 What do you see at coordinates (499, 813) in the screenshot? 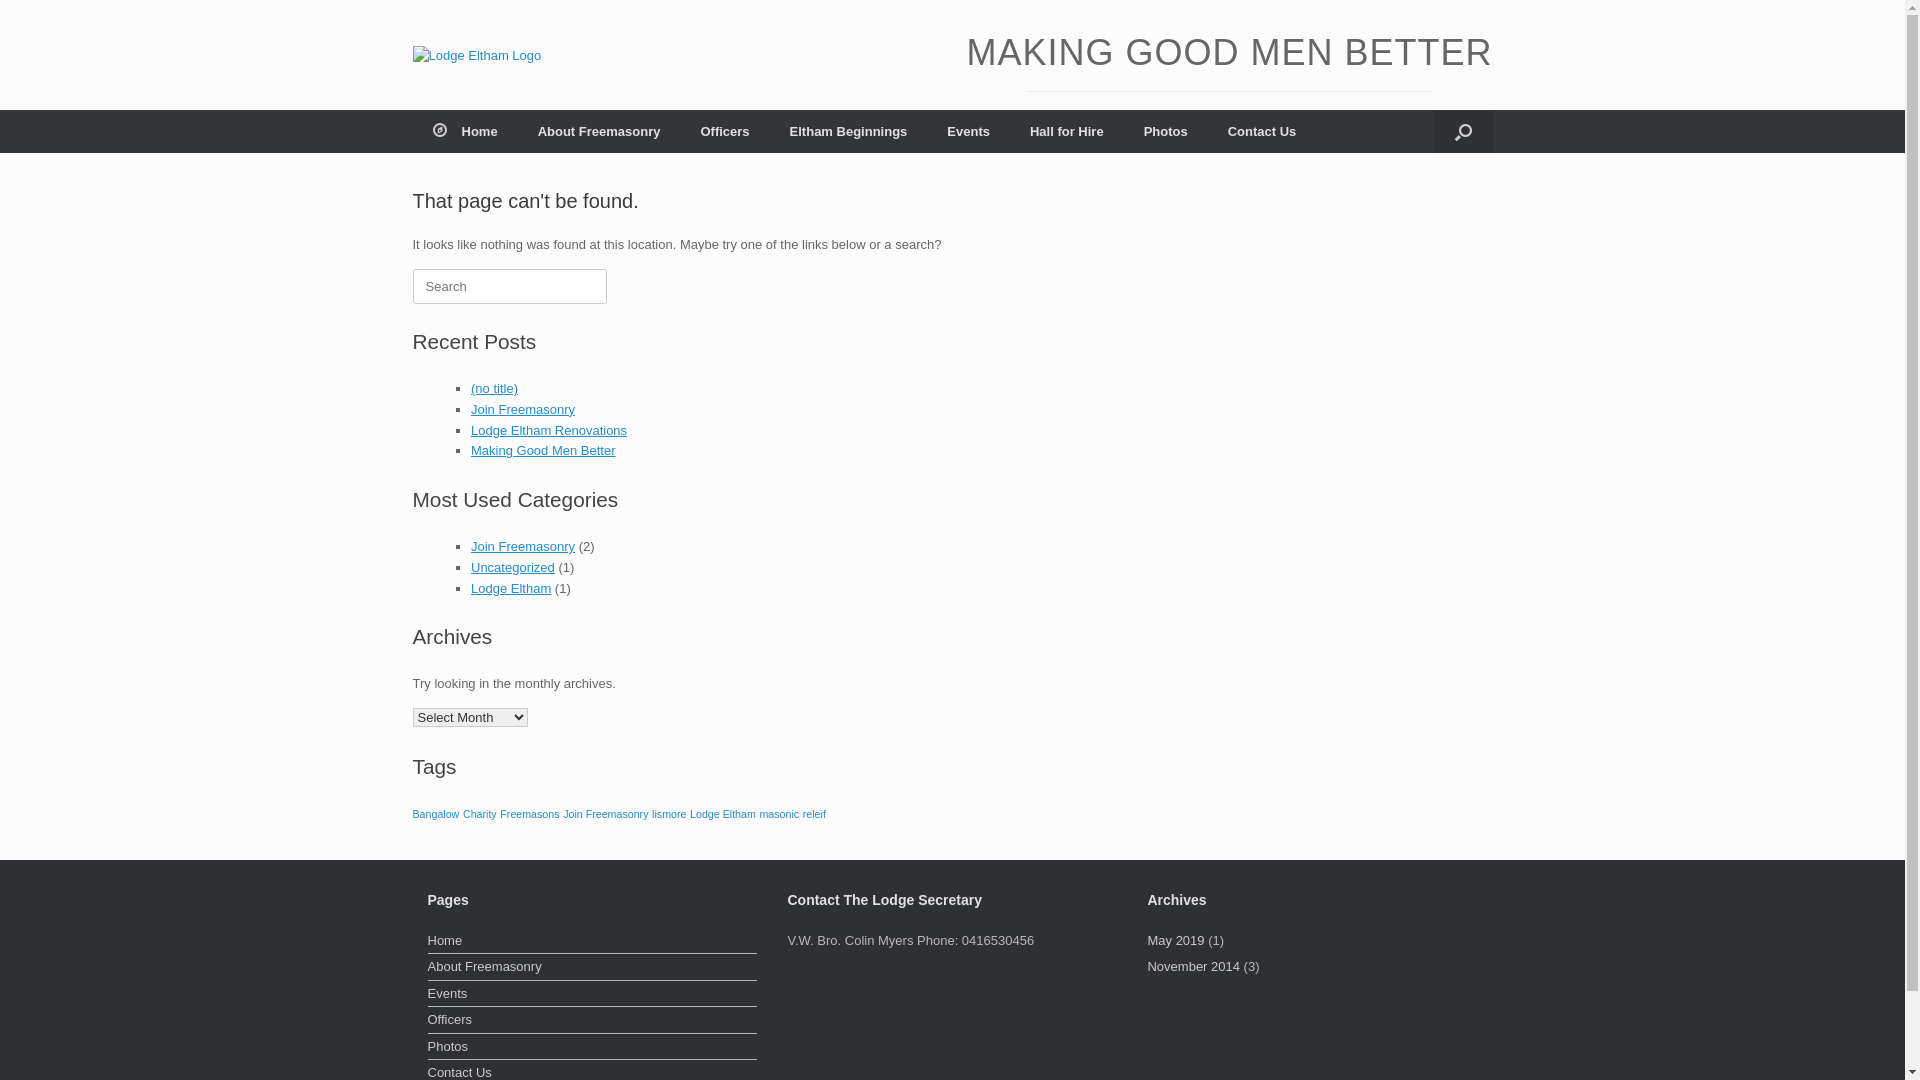
I see `'Freemasons'` at bounding box center [499, 813].